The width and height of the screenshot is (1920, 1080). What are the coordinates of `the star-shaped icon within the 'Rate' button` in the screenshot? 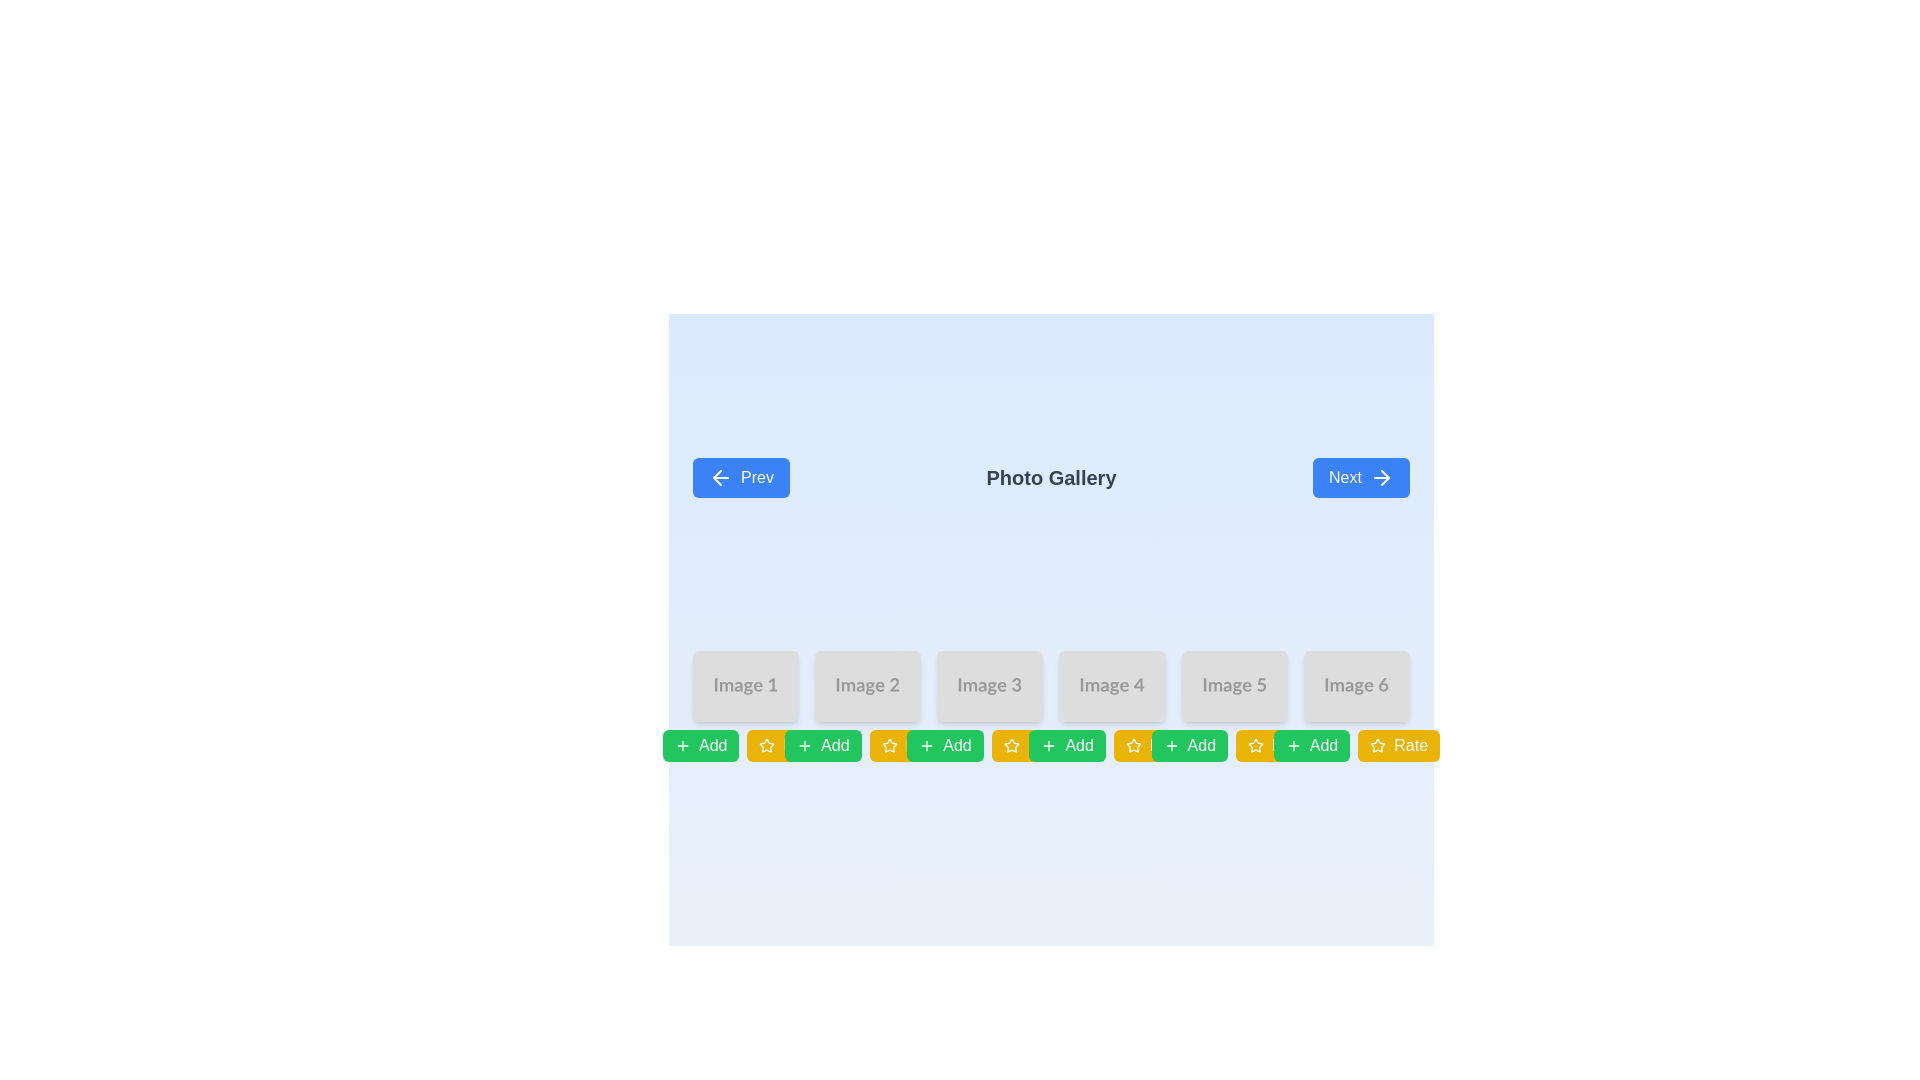 It's located at (888, 745).